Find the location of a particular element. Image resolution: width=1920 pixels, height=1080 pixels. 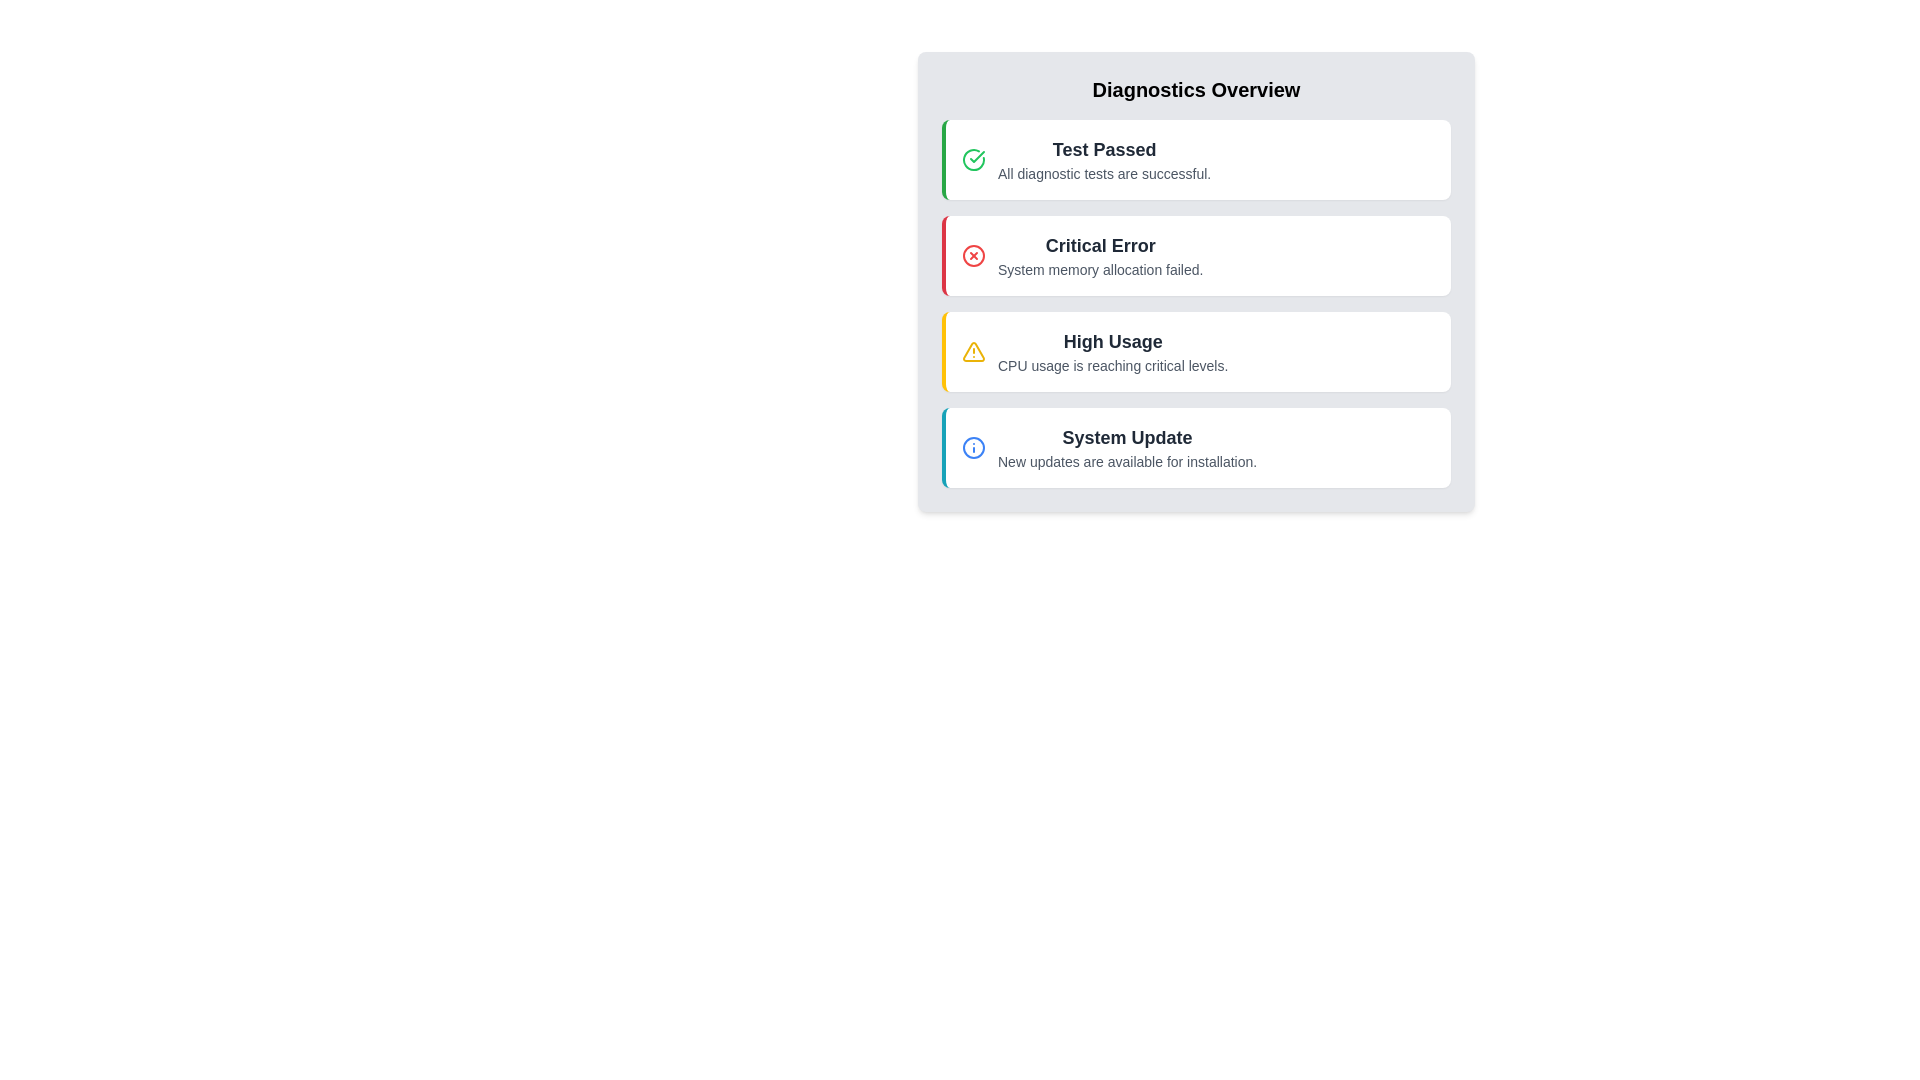

message displayed in the text node that says 'System memory allocation failed.' which is located below the 'Critical Error' title in the gray card is located at coordinates (1099, 270).